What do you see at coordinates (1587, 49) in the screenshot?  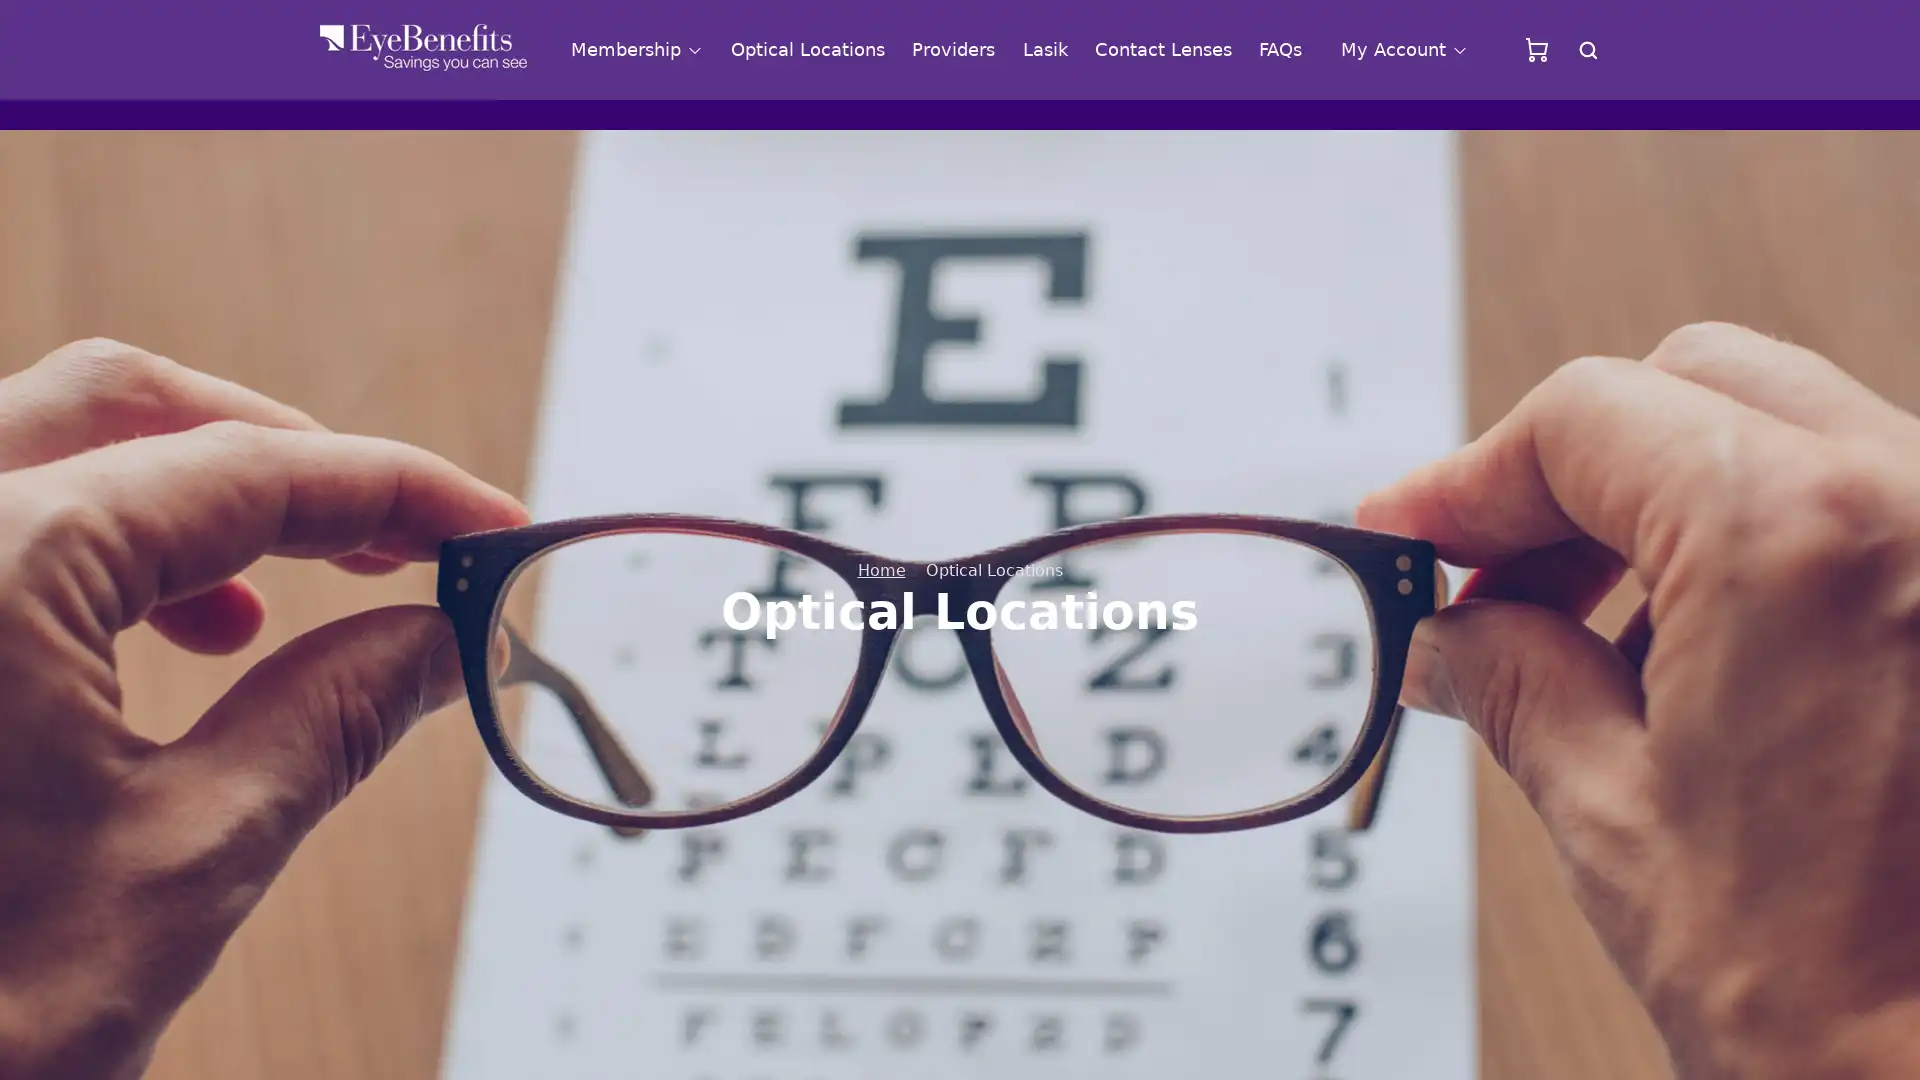 I see `Toggle search` at bounding box center [1587, 49].